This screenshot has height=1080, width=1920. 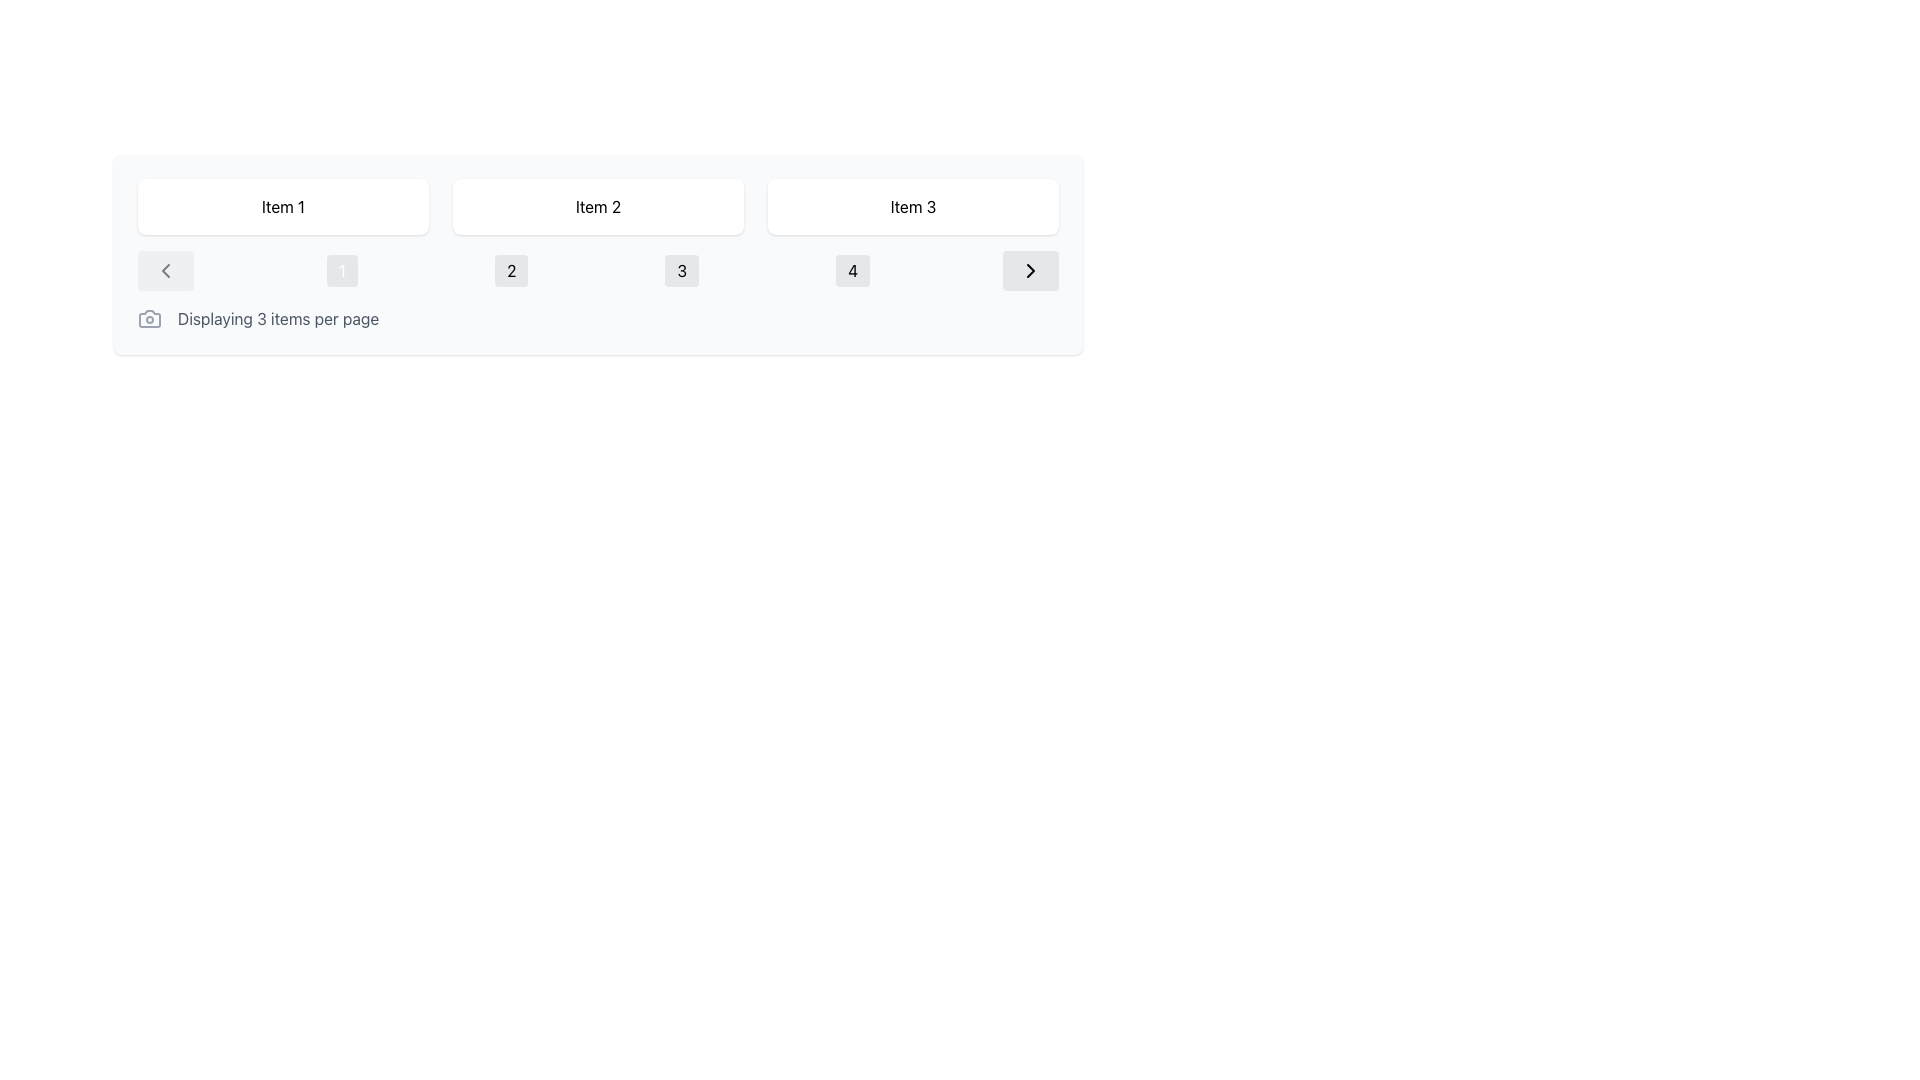 What do you see at coordinates (166, 270) in the screenshot?
I see `the left chevron arrow icon located in the pagination section` at bounding box center [166, 270].